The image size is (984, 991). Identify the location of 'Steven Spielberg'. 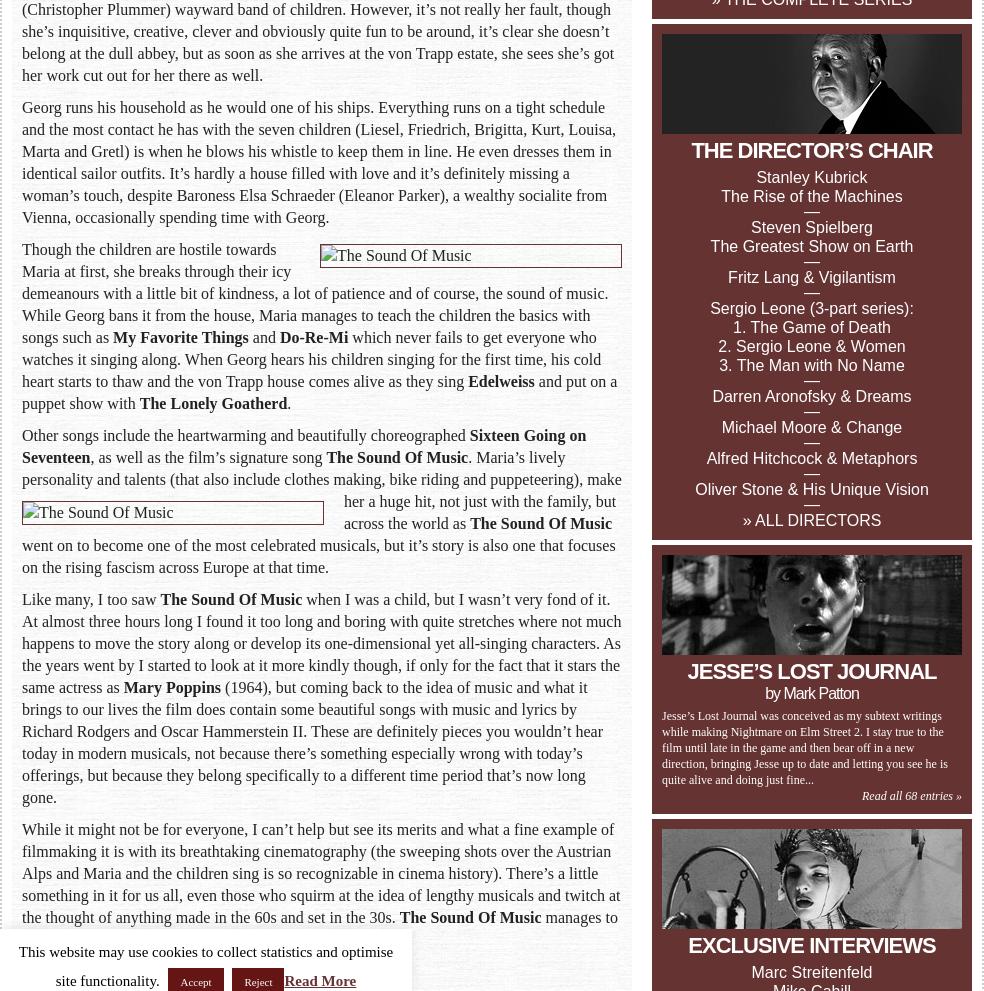
(810, 227).